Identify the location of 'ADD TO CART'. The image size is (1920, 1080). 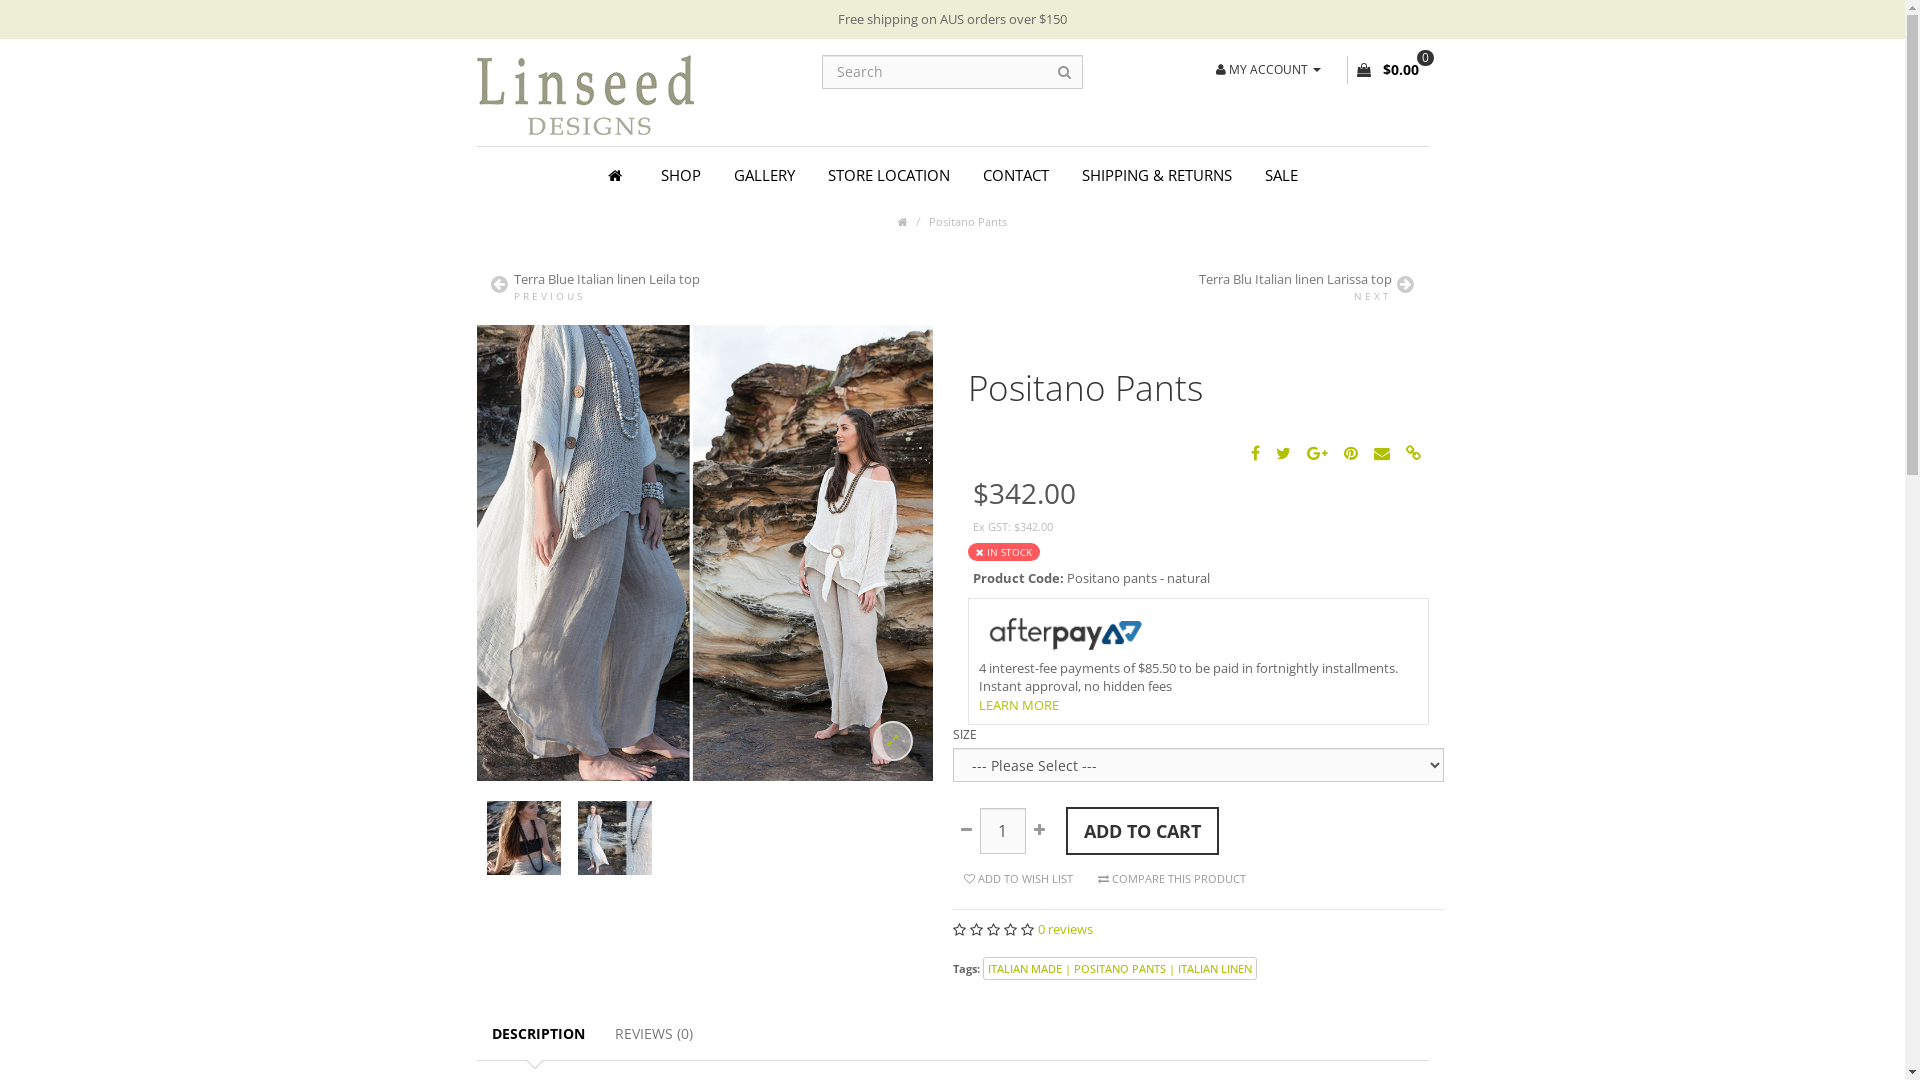
(1142, 830).